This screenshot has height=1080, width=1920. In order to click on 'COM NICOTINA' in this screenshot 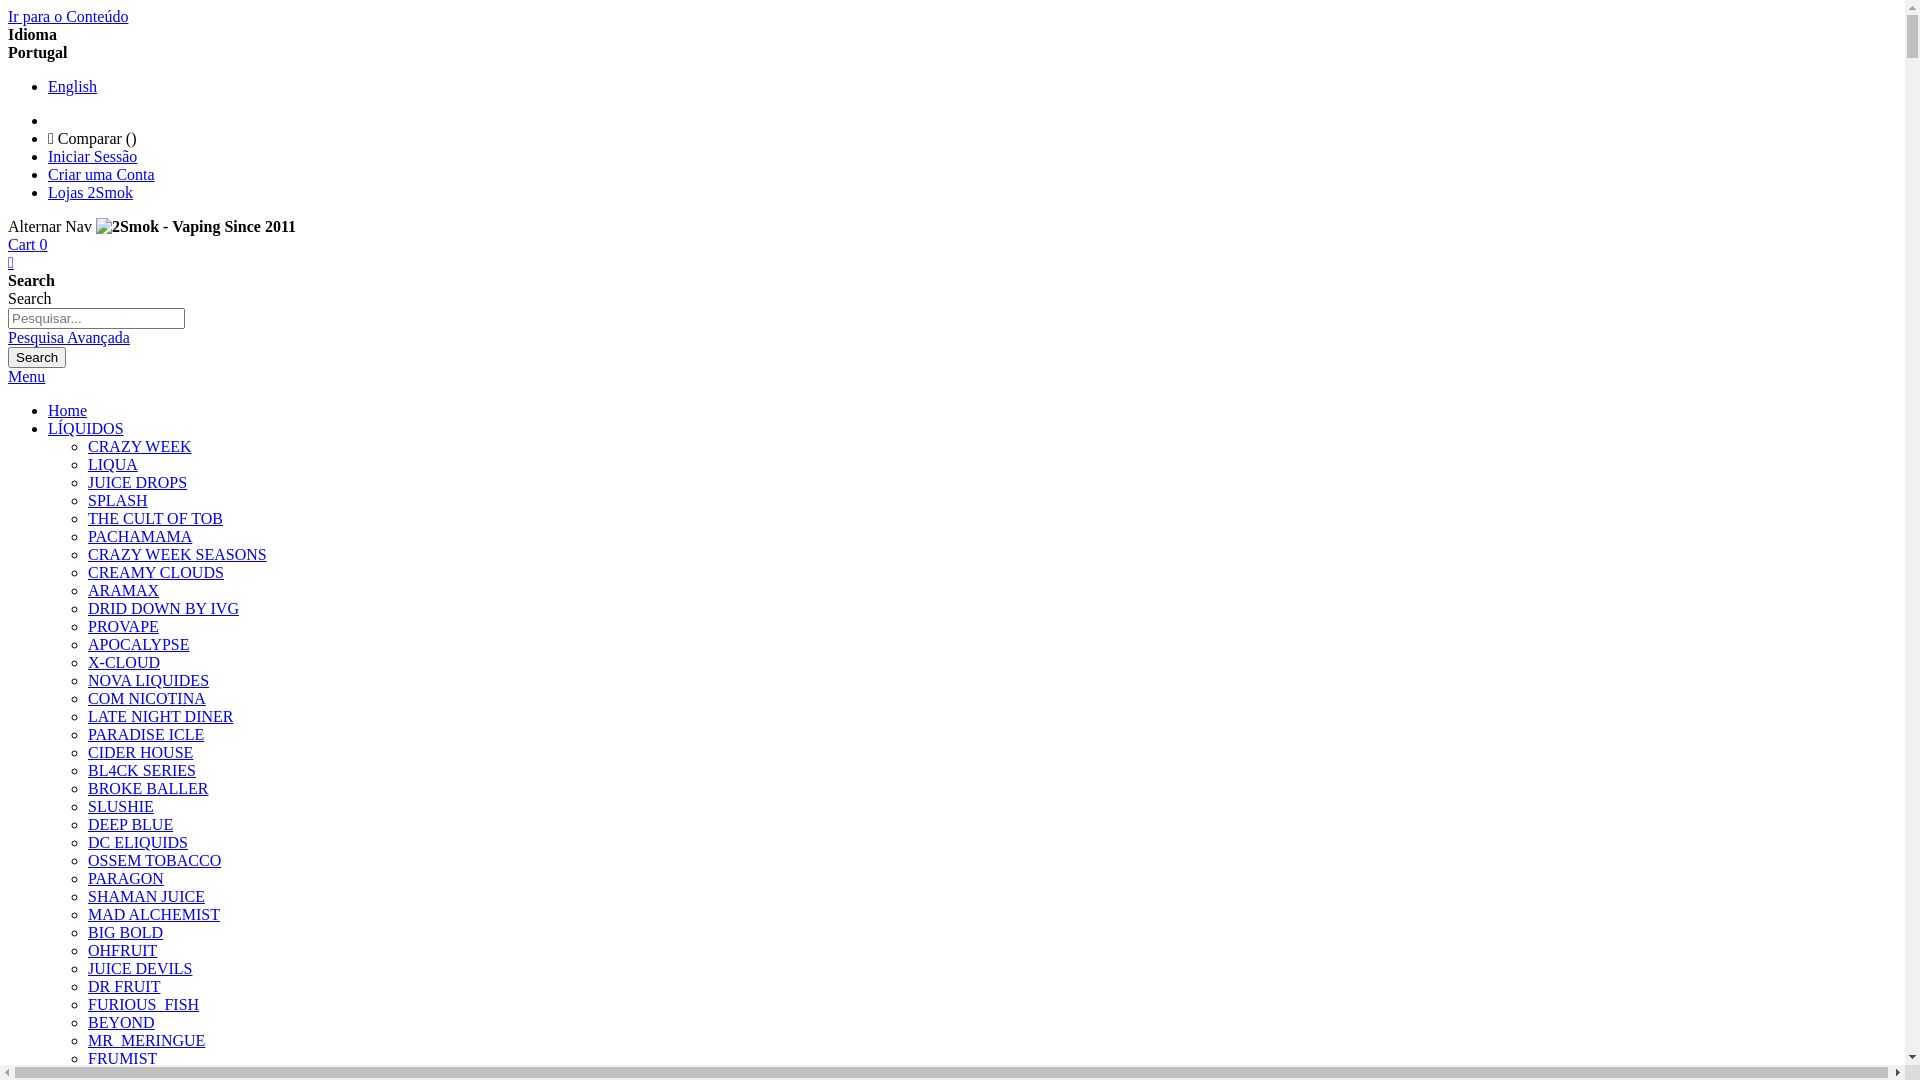, I will do `click(146, 697)`.